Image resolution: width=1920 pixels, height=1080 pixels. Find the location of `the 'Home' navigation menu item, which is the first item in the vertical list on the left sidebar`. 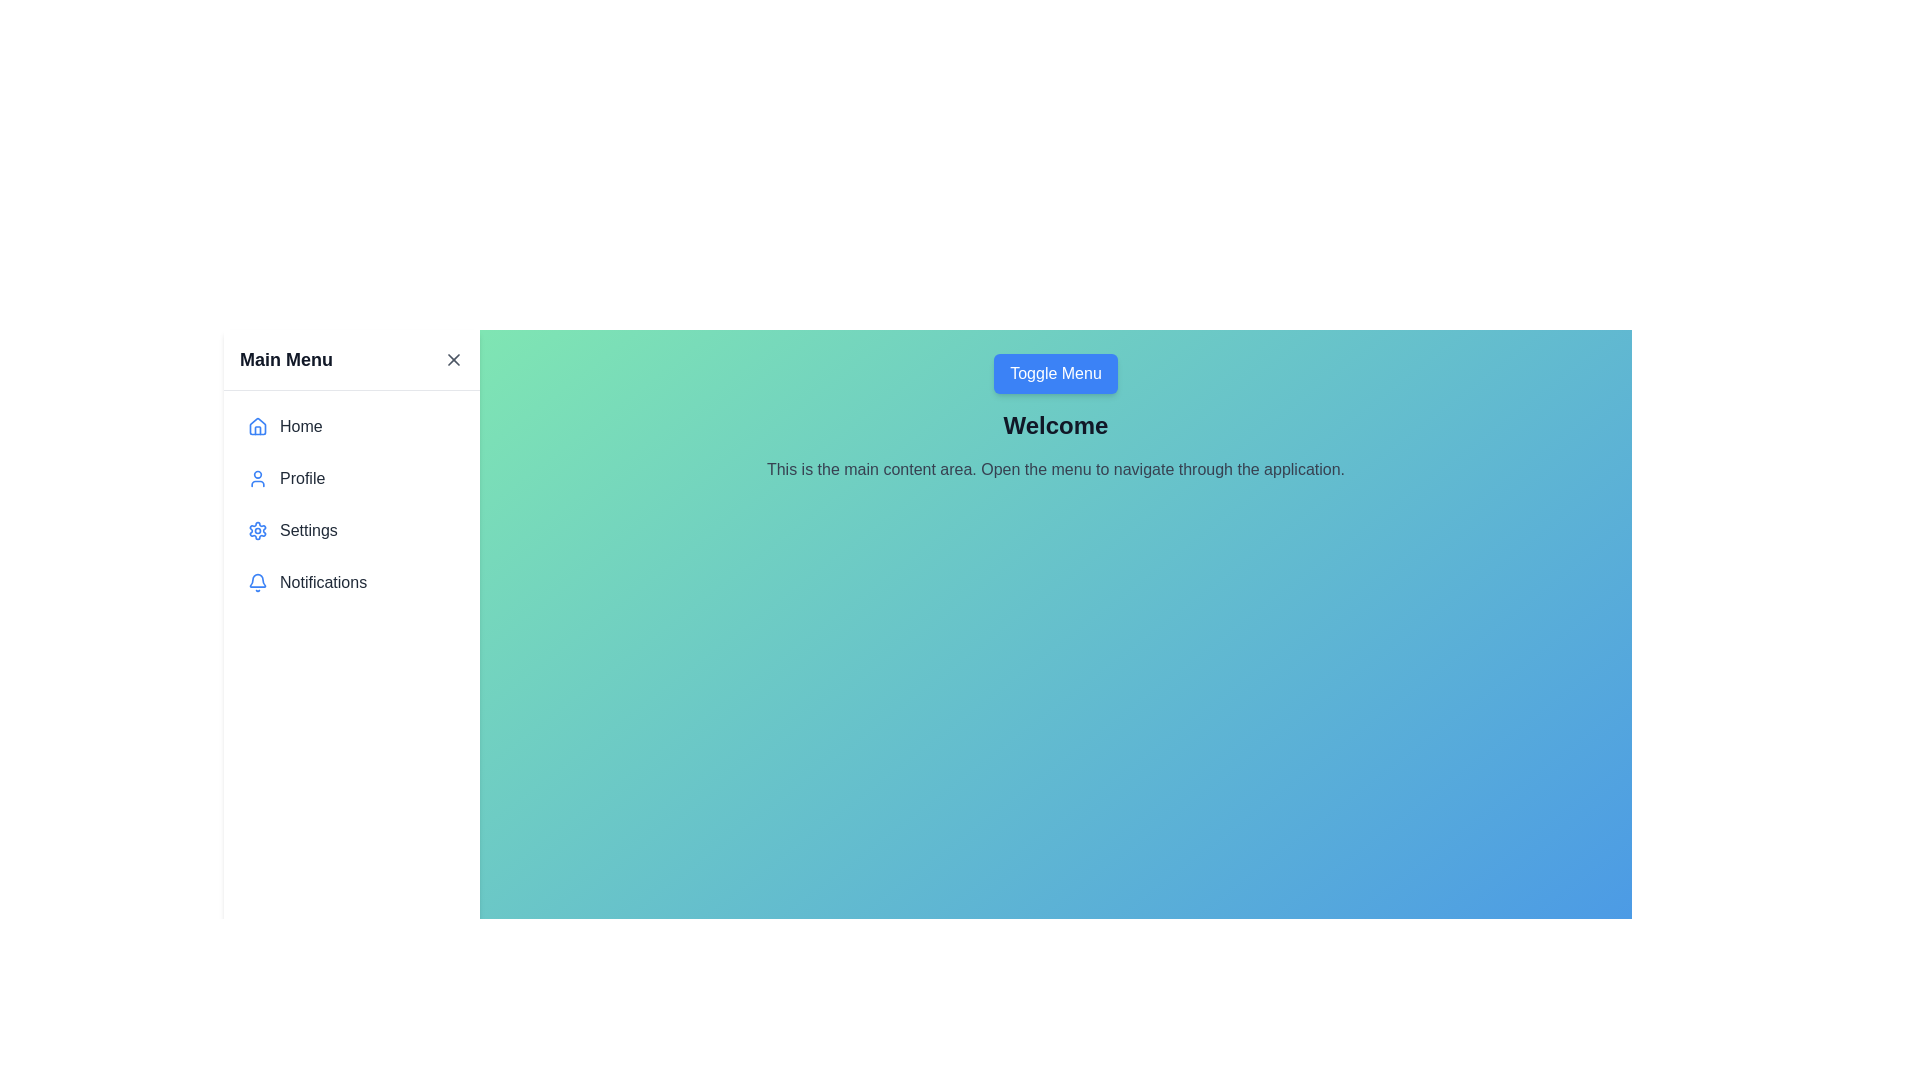

the 'Home' navigation menu item, which is the first item in the vertical list on the left sidebar is located at coordinates (351, 426).